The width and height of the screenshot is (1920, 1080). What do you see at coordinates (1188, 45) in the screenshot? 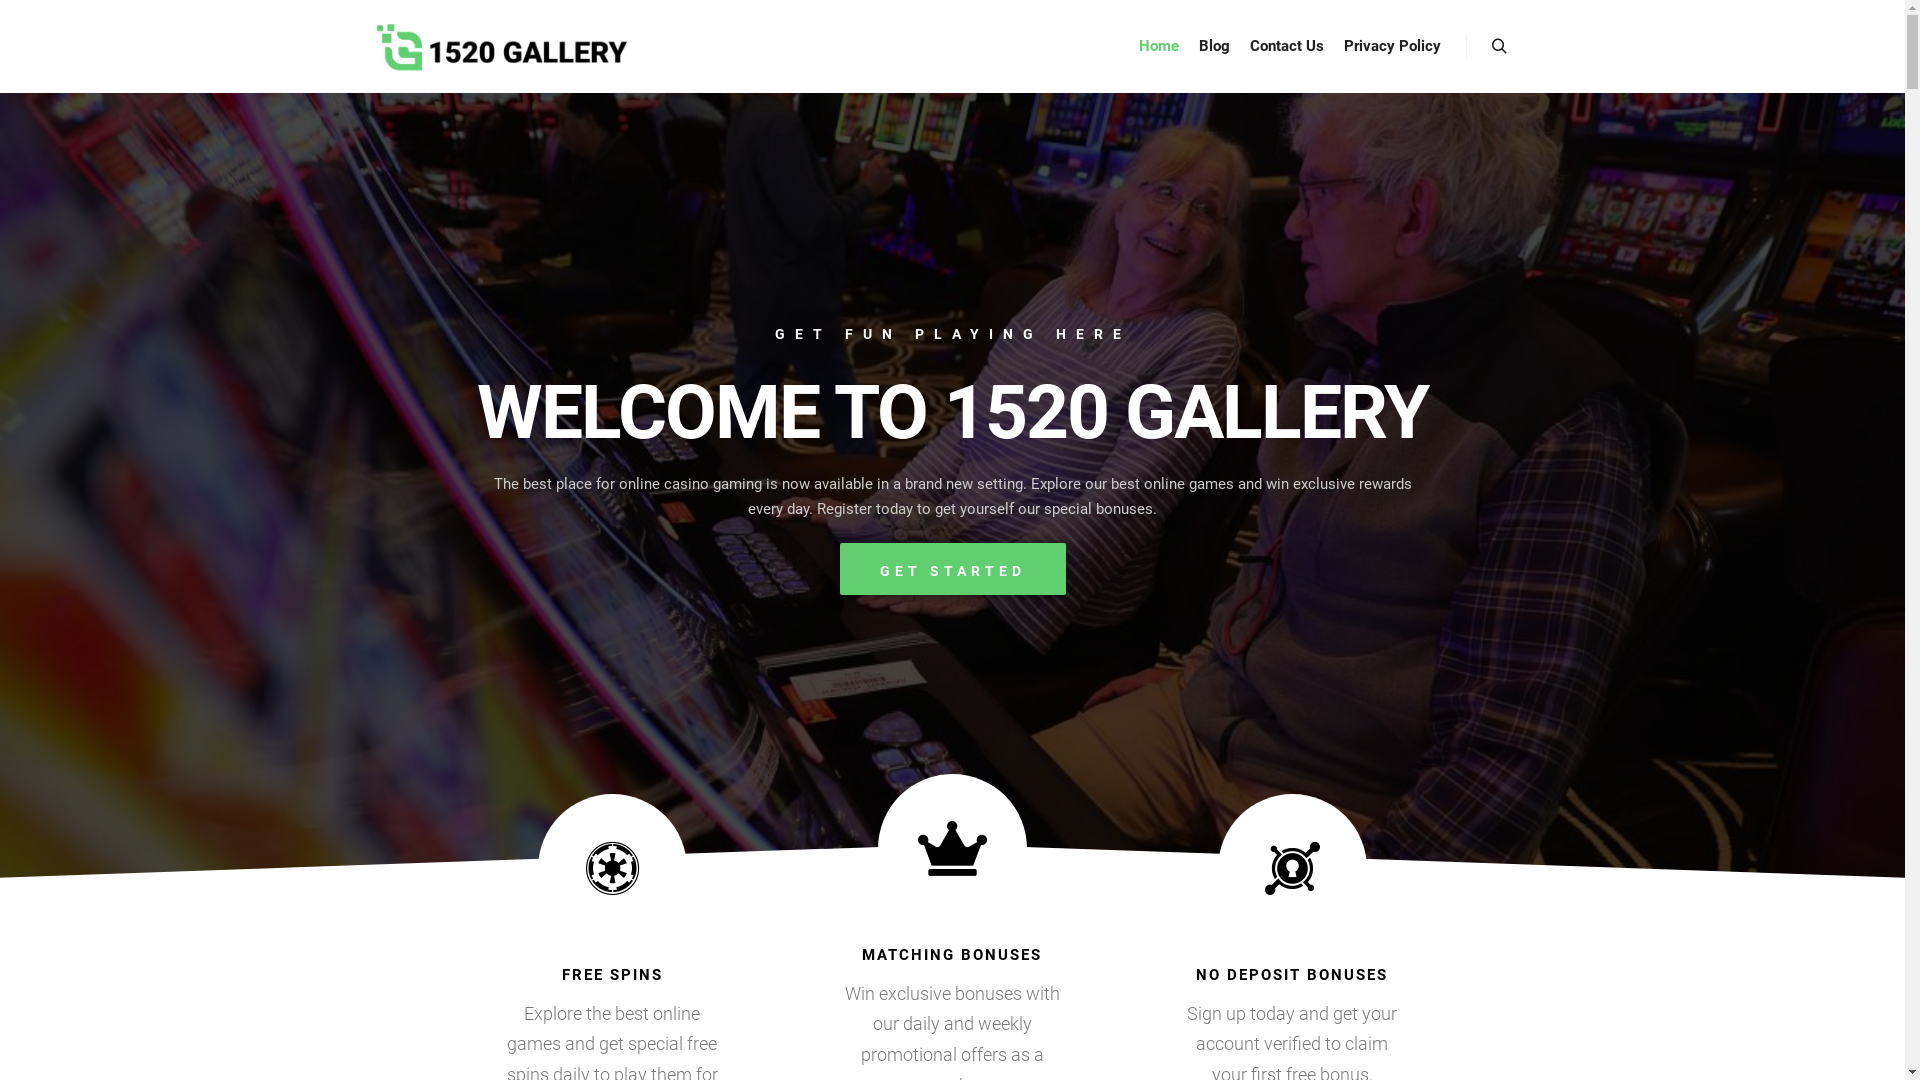
I see `'Blog'` at bounding box center [1188, 45].